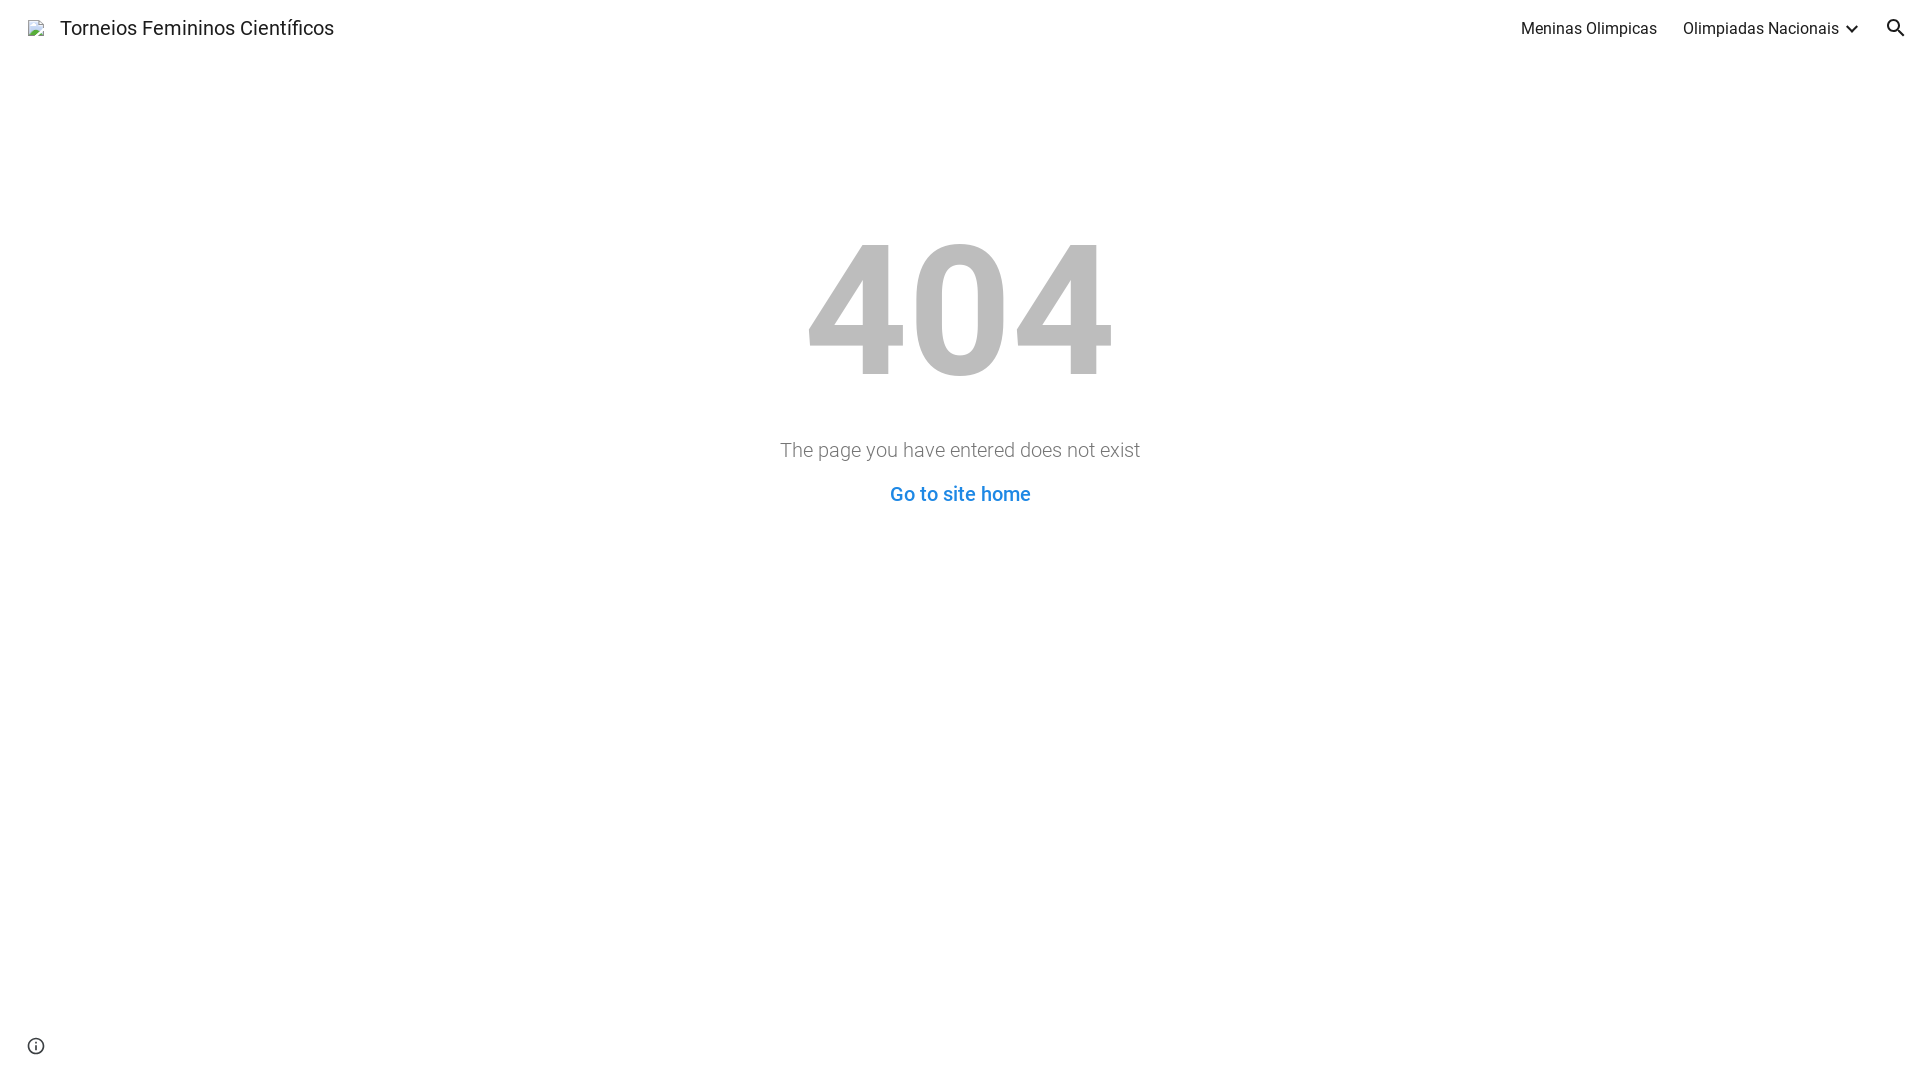 This screenshot has height=1080, width=1920. What do you see at coordinates (960, 493) in the screenshot?
I see `'Go to site home'` at bounding box center [960, 493].